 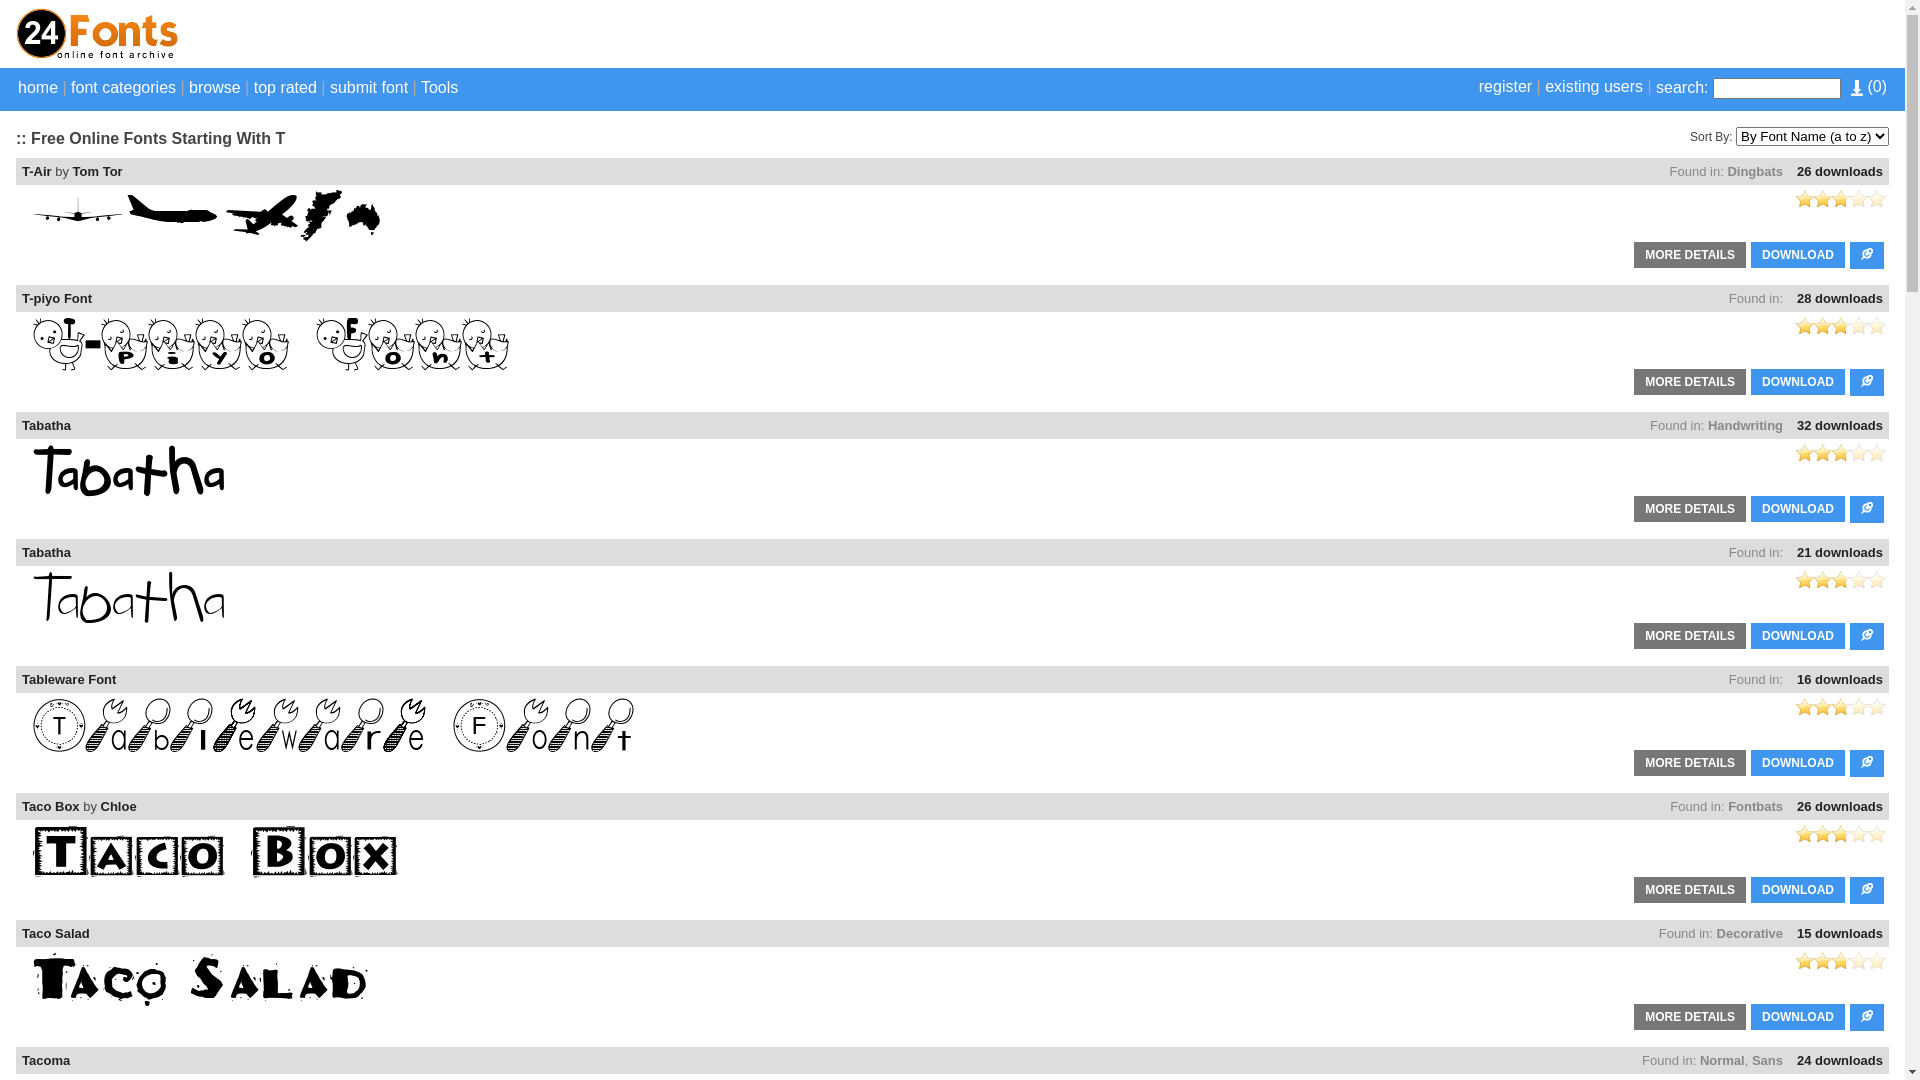 What do you see at coordinates (284, 86) in the screenshot?
I see `'top rated'` at bounding box center [284, 86].